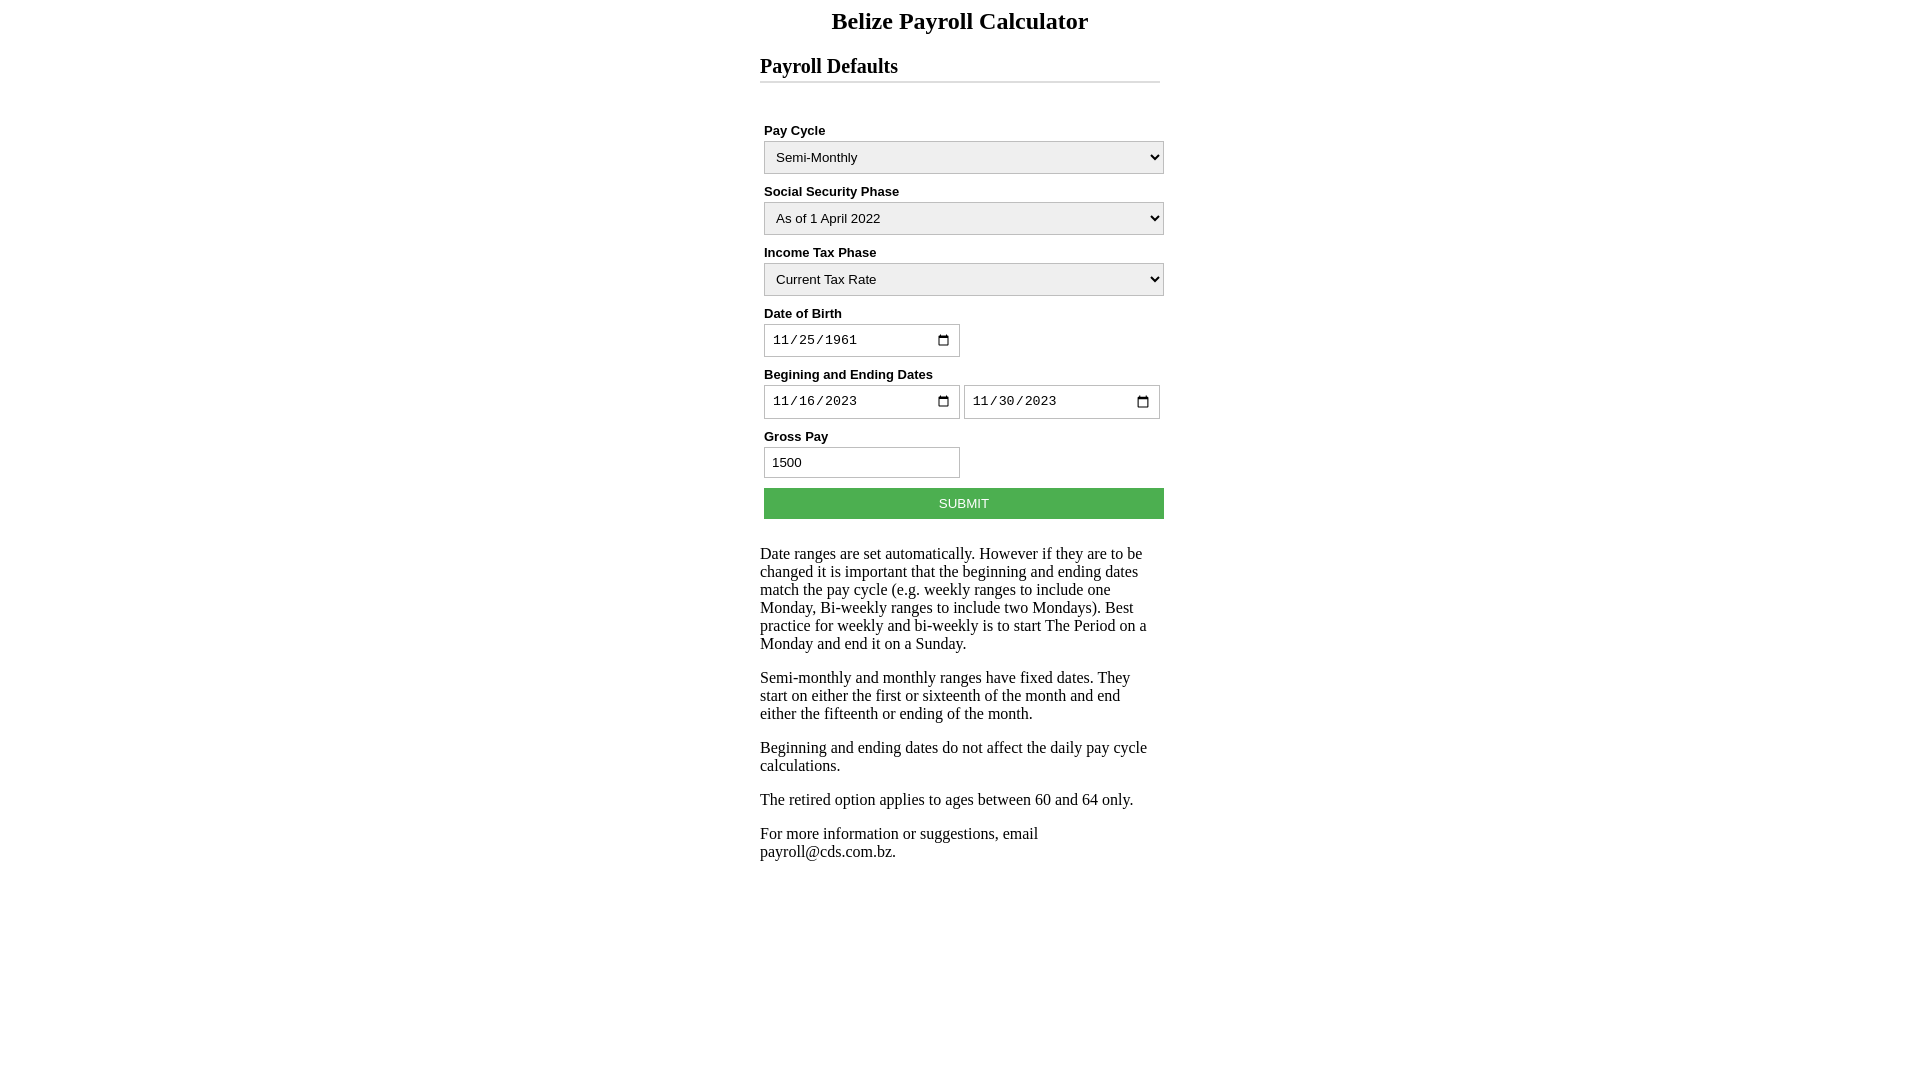  I want to click on 'SUBMIT', so click(964, 502).